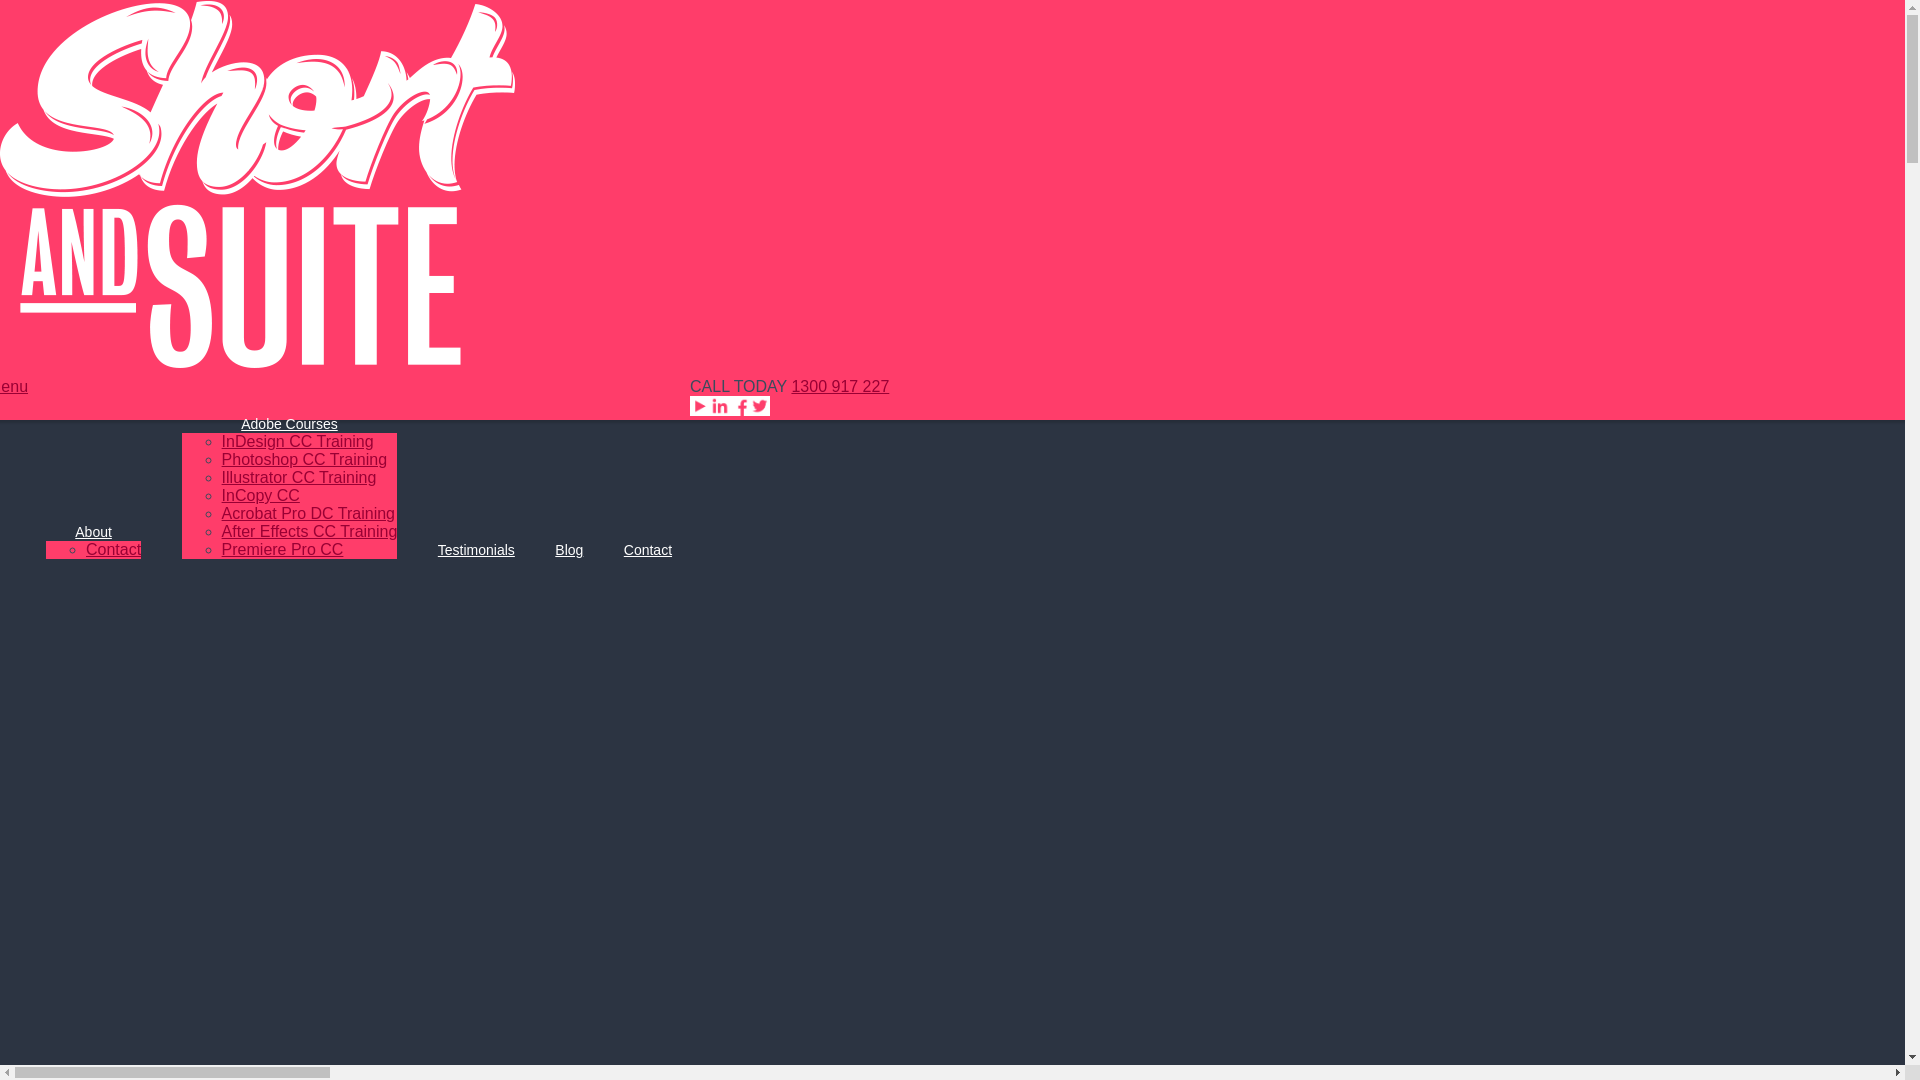 The height and width of the screenshot is (1080, 1920). I want to click on 'MORE INFO', so click(1145, 94).